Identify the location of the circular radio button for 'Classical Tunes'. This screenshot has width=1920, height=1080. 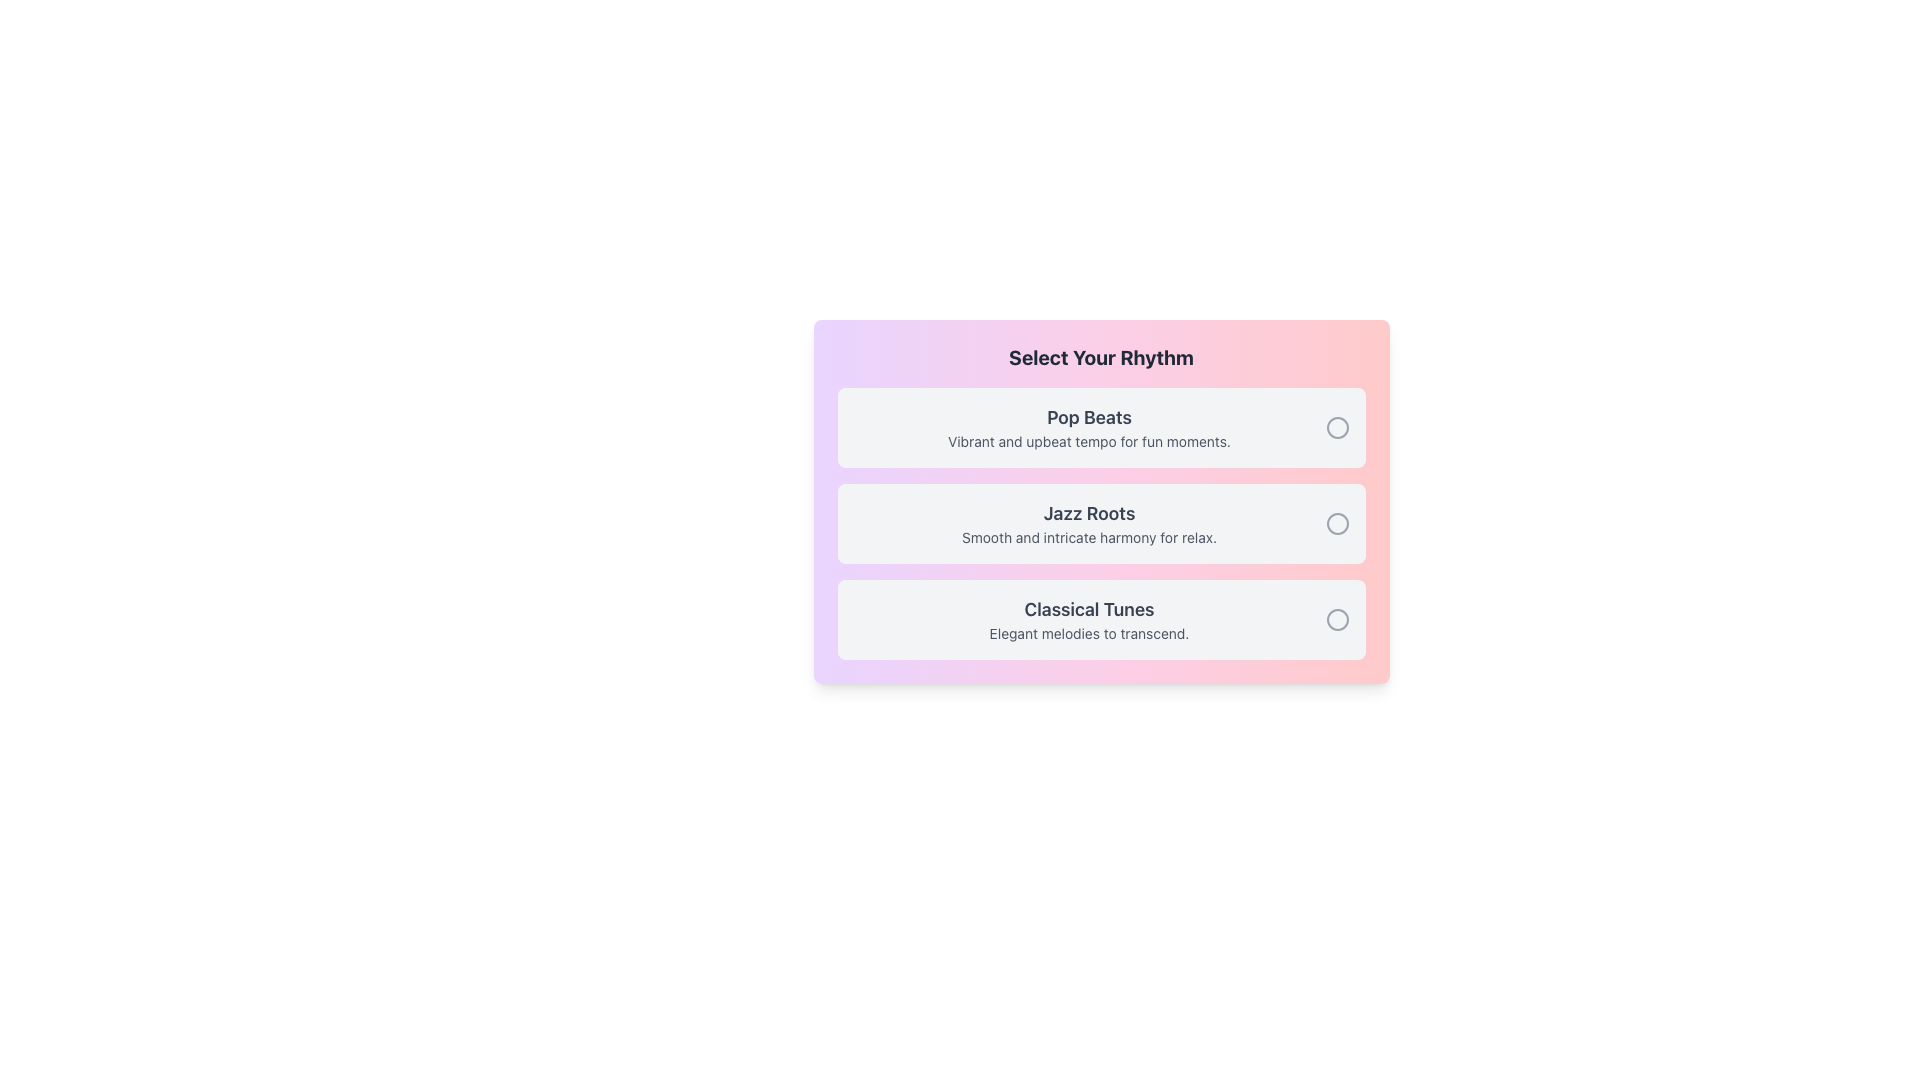
(1337, 619).